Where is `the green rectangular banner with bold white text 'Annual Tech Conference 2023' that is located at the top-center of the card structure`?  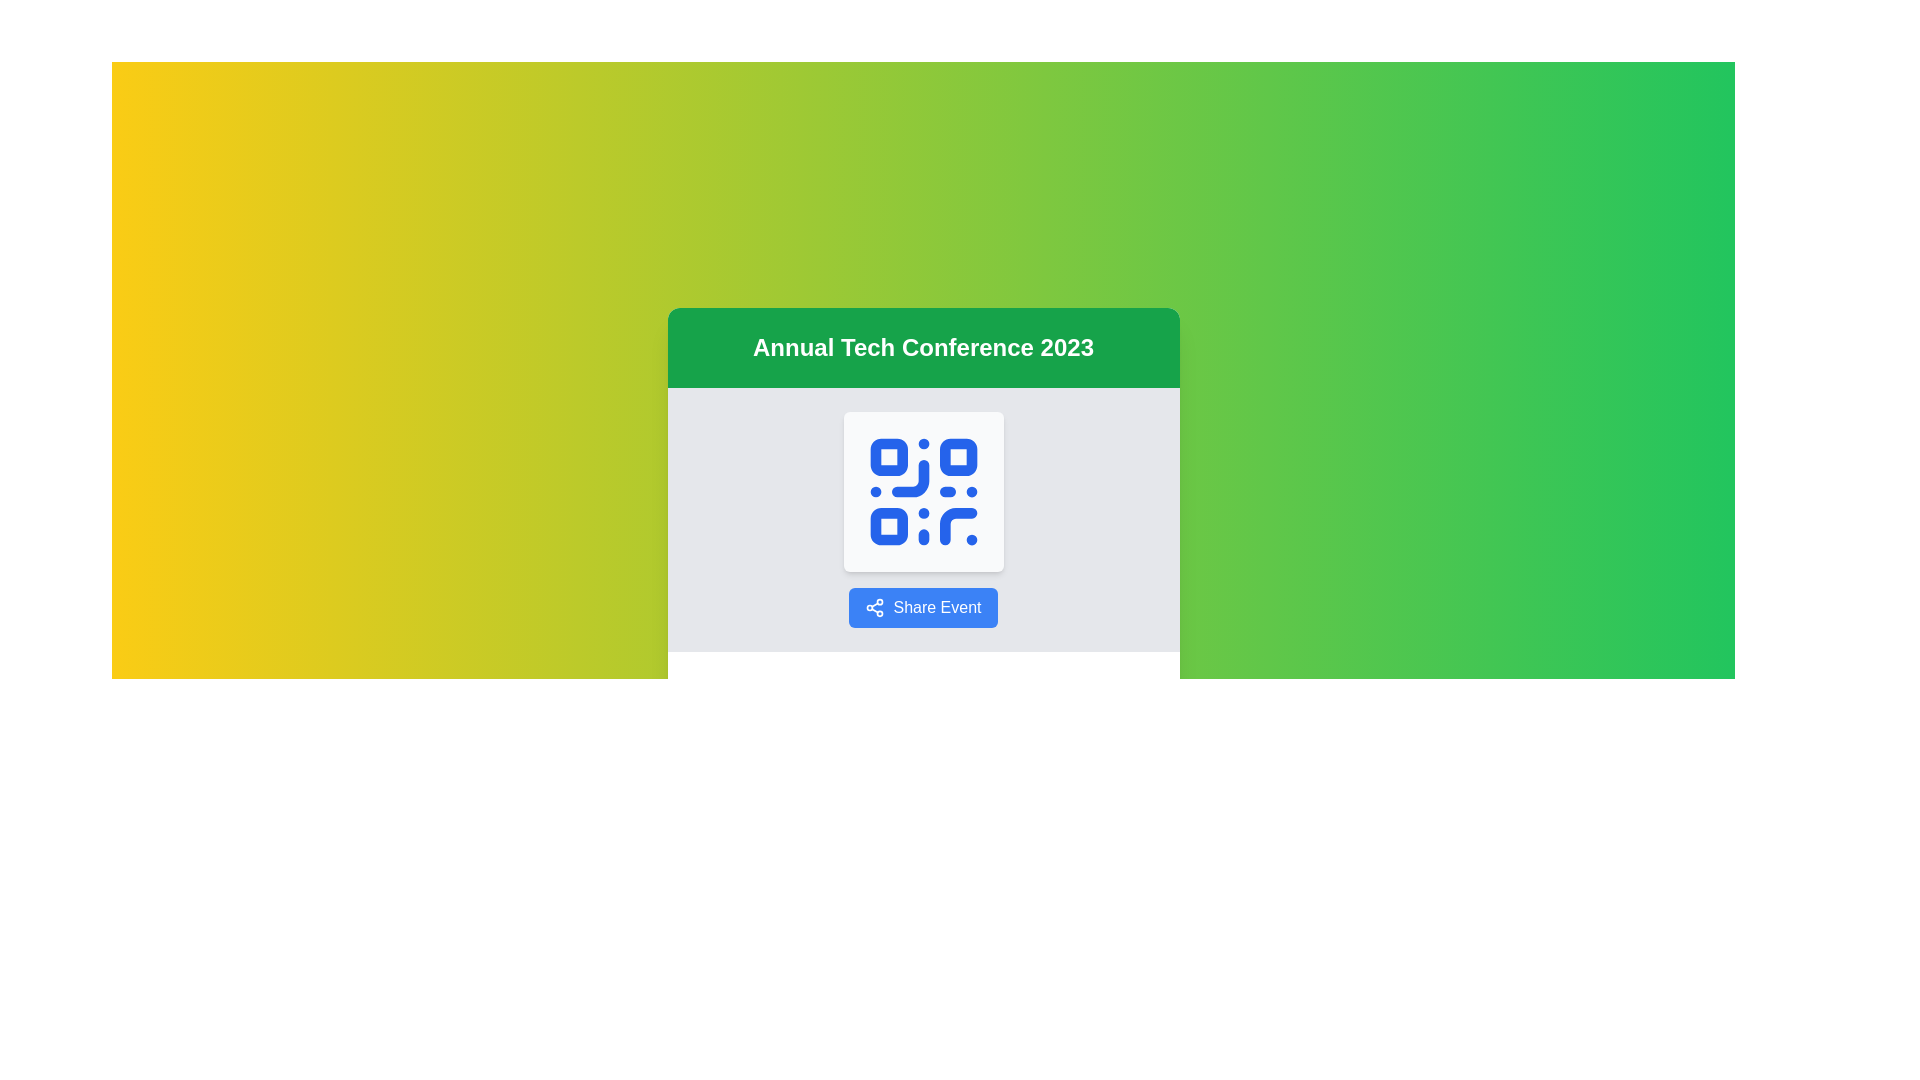
the green rectangular banner with bold white text 'Annual Tech Conference 2023' that is located at the top-center of the card structure is located at coordinates (922, 346).